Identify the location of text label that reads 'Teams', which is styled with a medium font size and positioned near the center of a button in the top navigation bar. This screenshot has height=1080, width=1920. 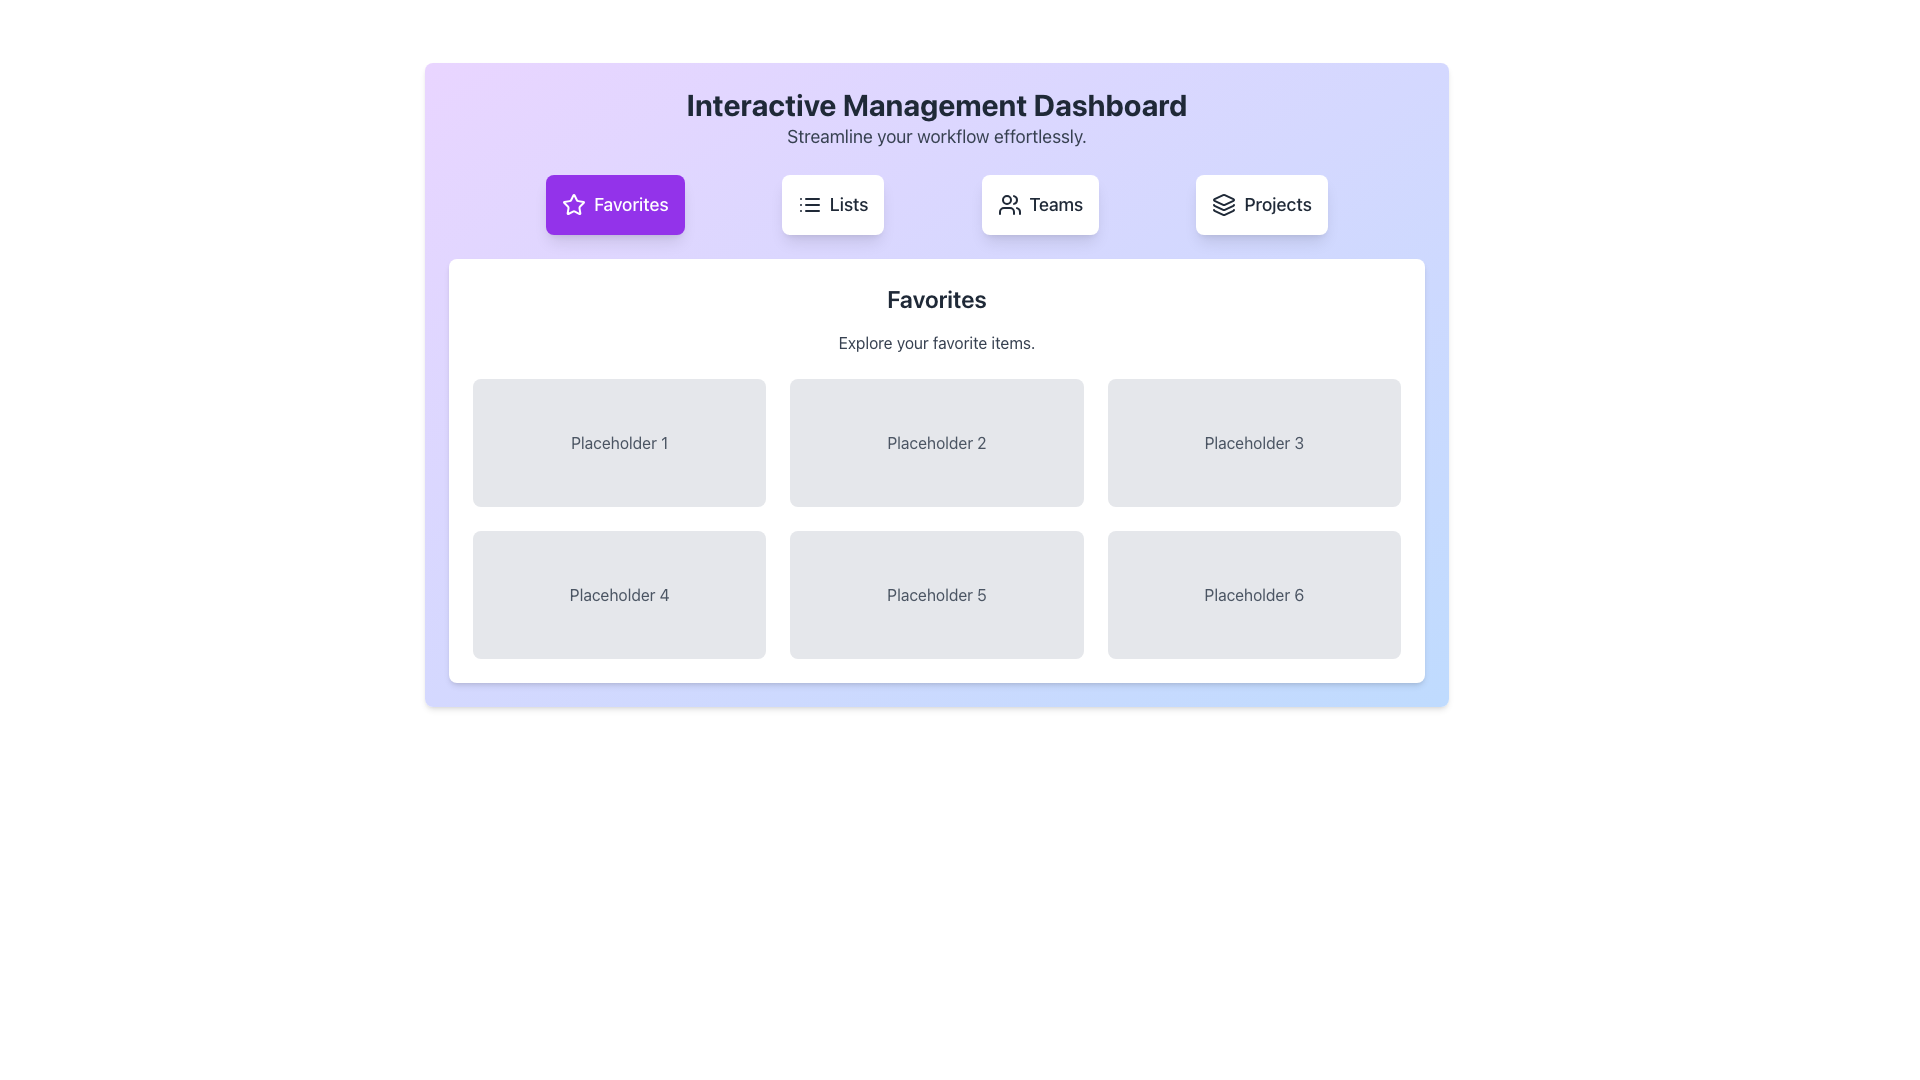
(1055, 204).